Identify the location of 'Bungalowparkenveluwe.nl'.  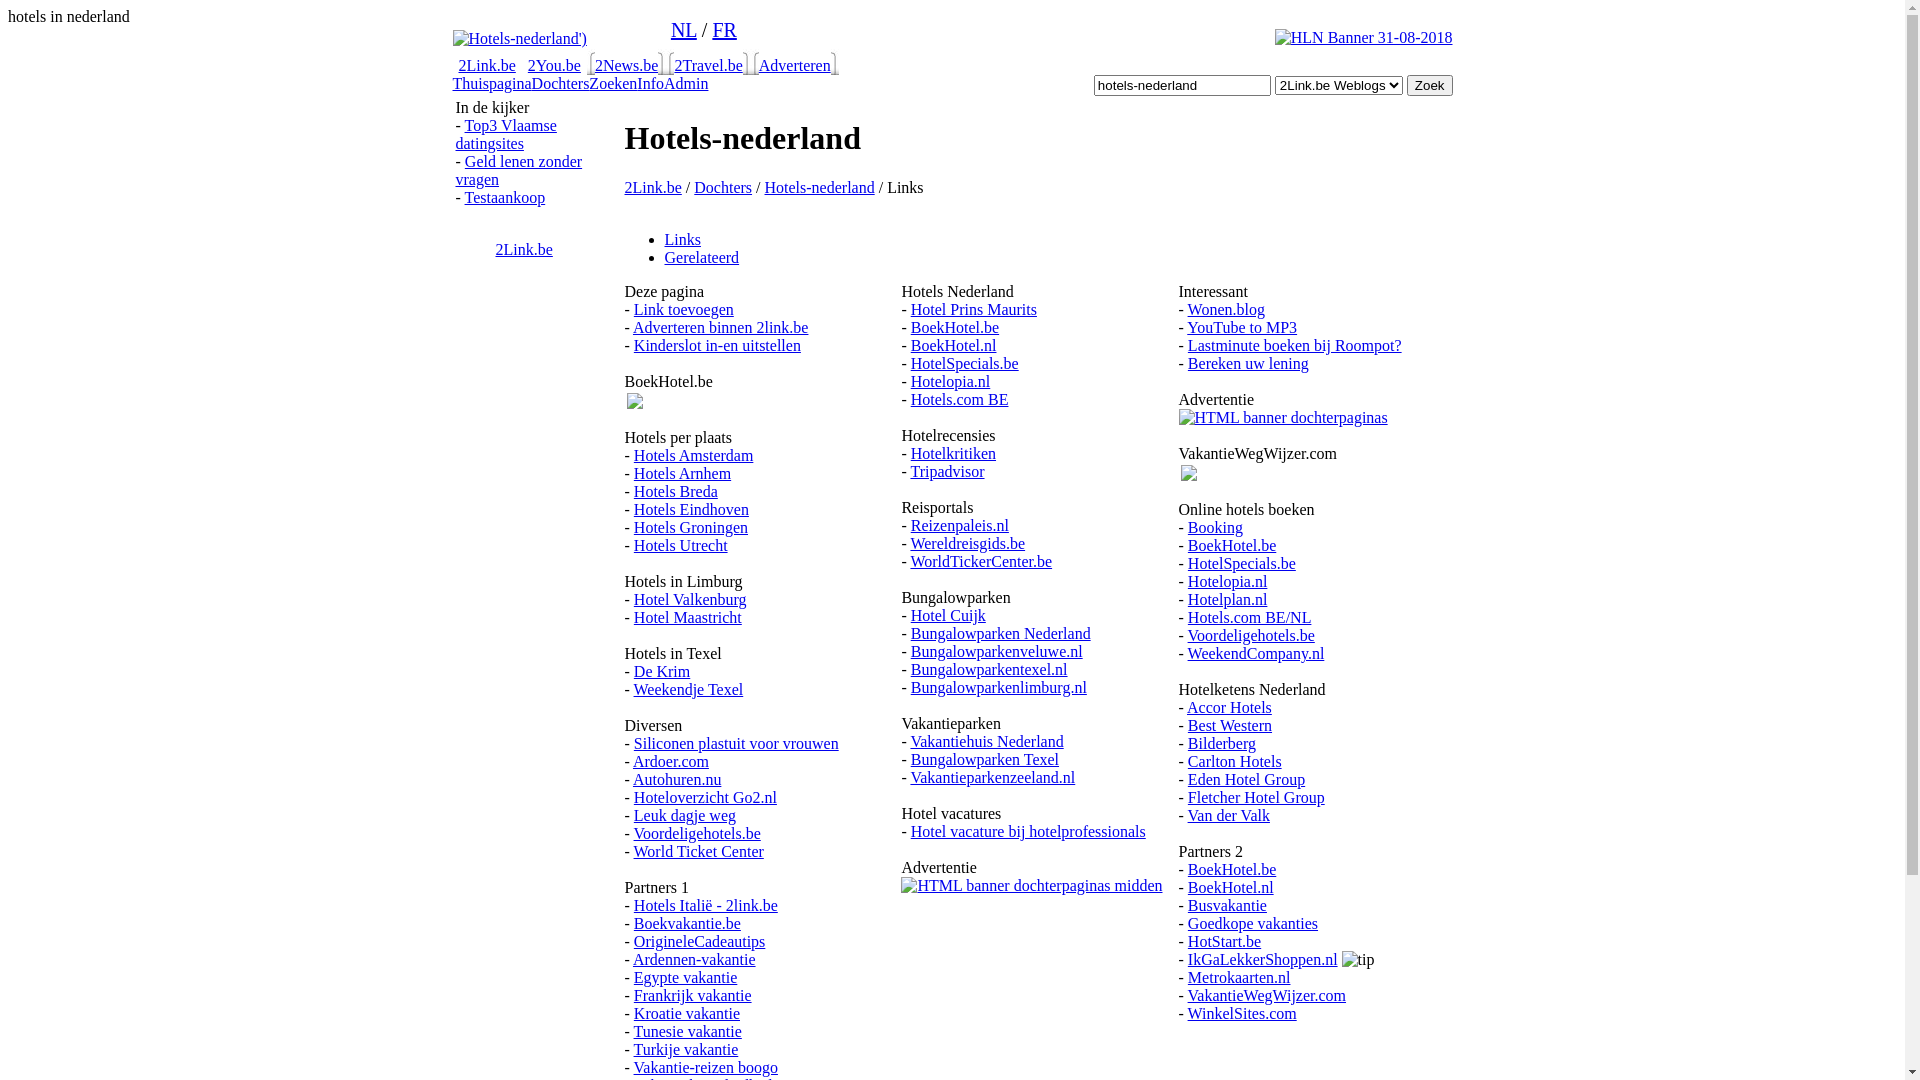
(910, 651).